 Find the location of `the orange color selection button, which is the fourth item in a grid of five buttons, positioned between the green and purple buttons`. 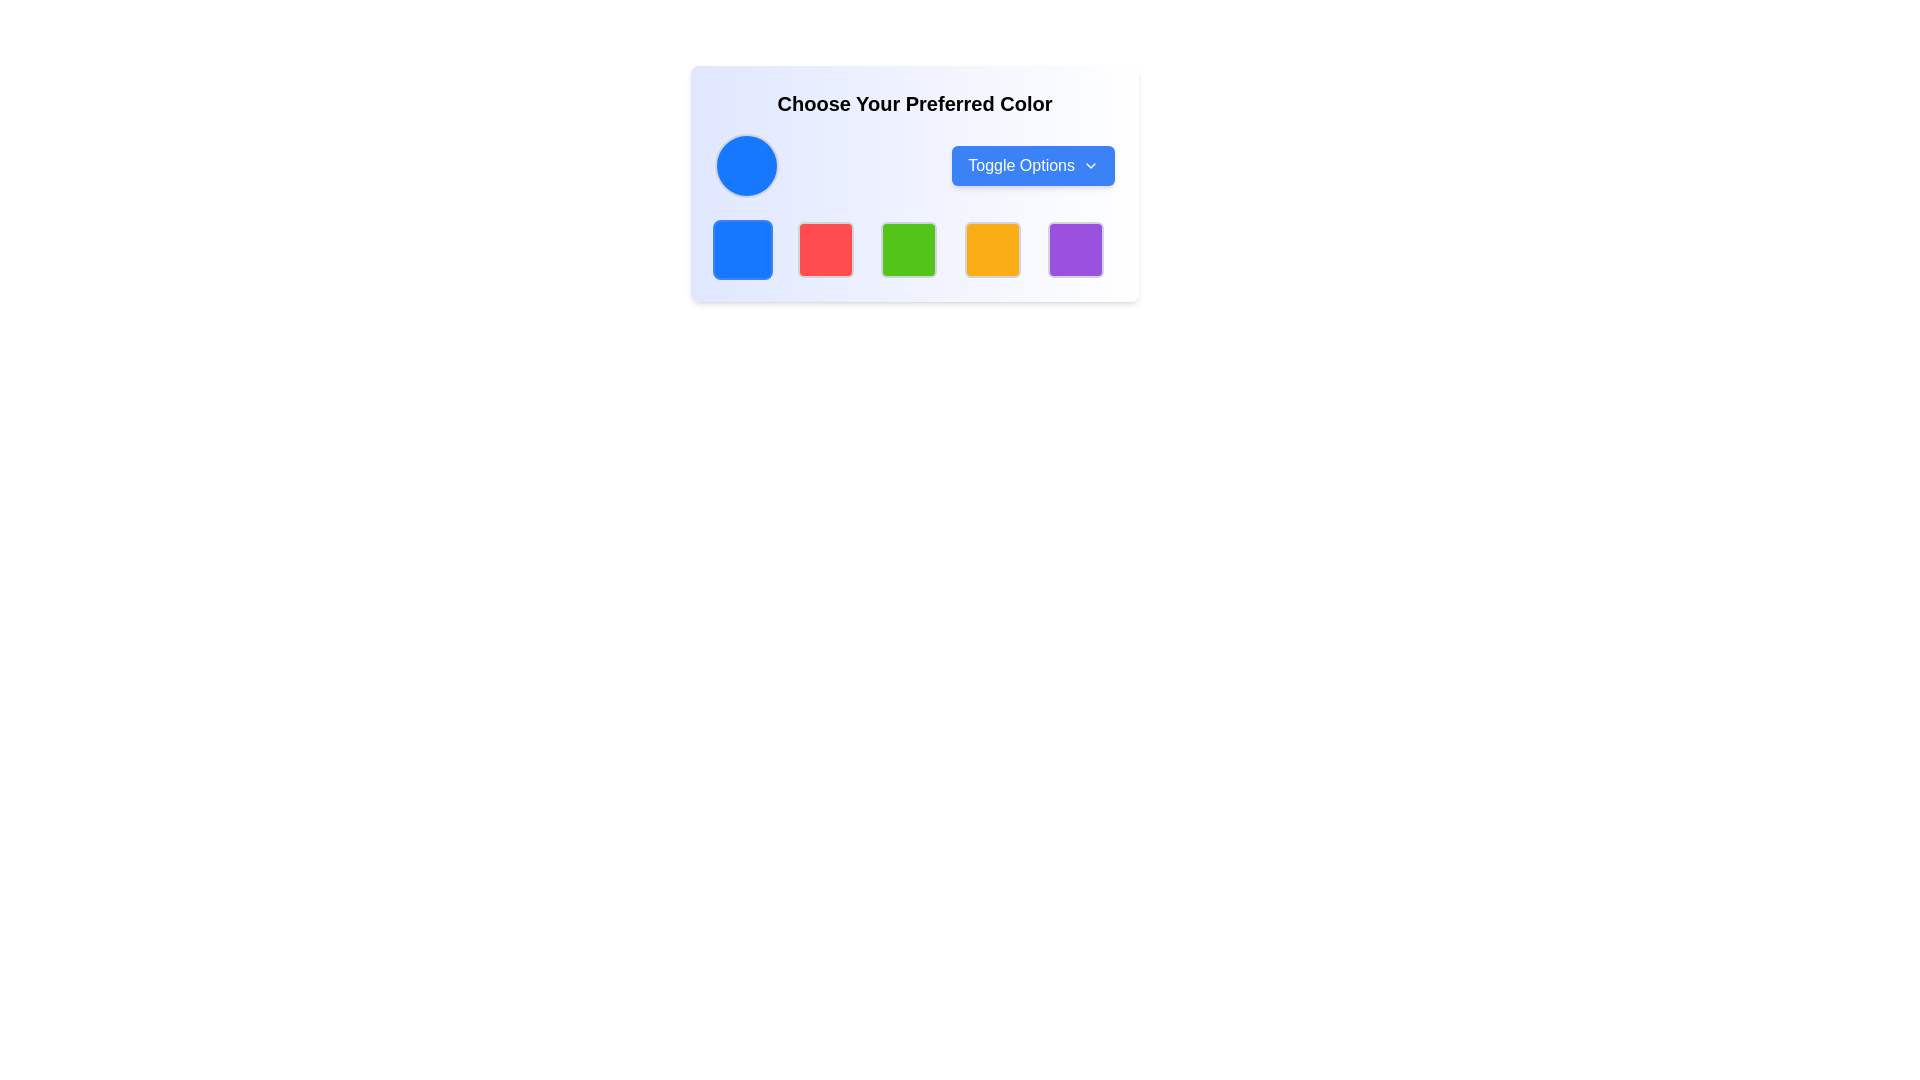

the orange color selection button, which is the fourth item in a grid of five buttons, positioned between the green and purple buttons is located at coordinates (992, 249).